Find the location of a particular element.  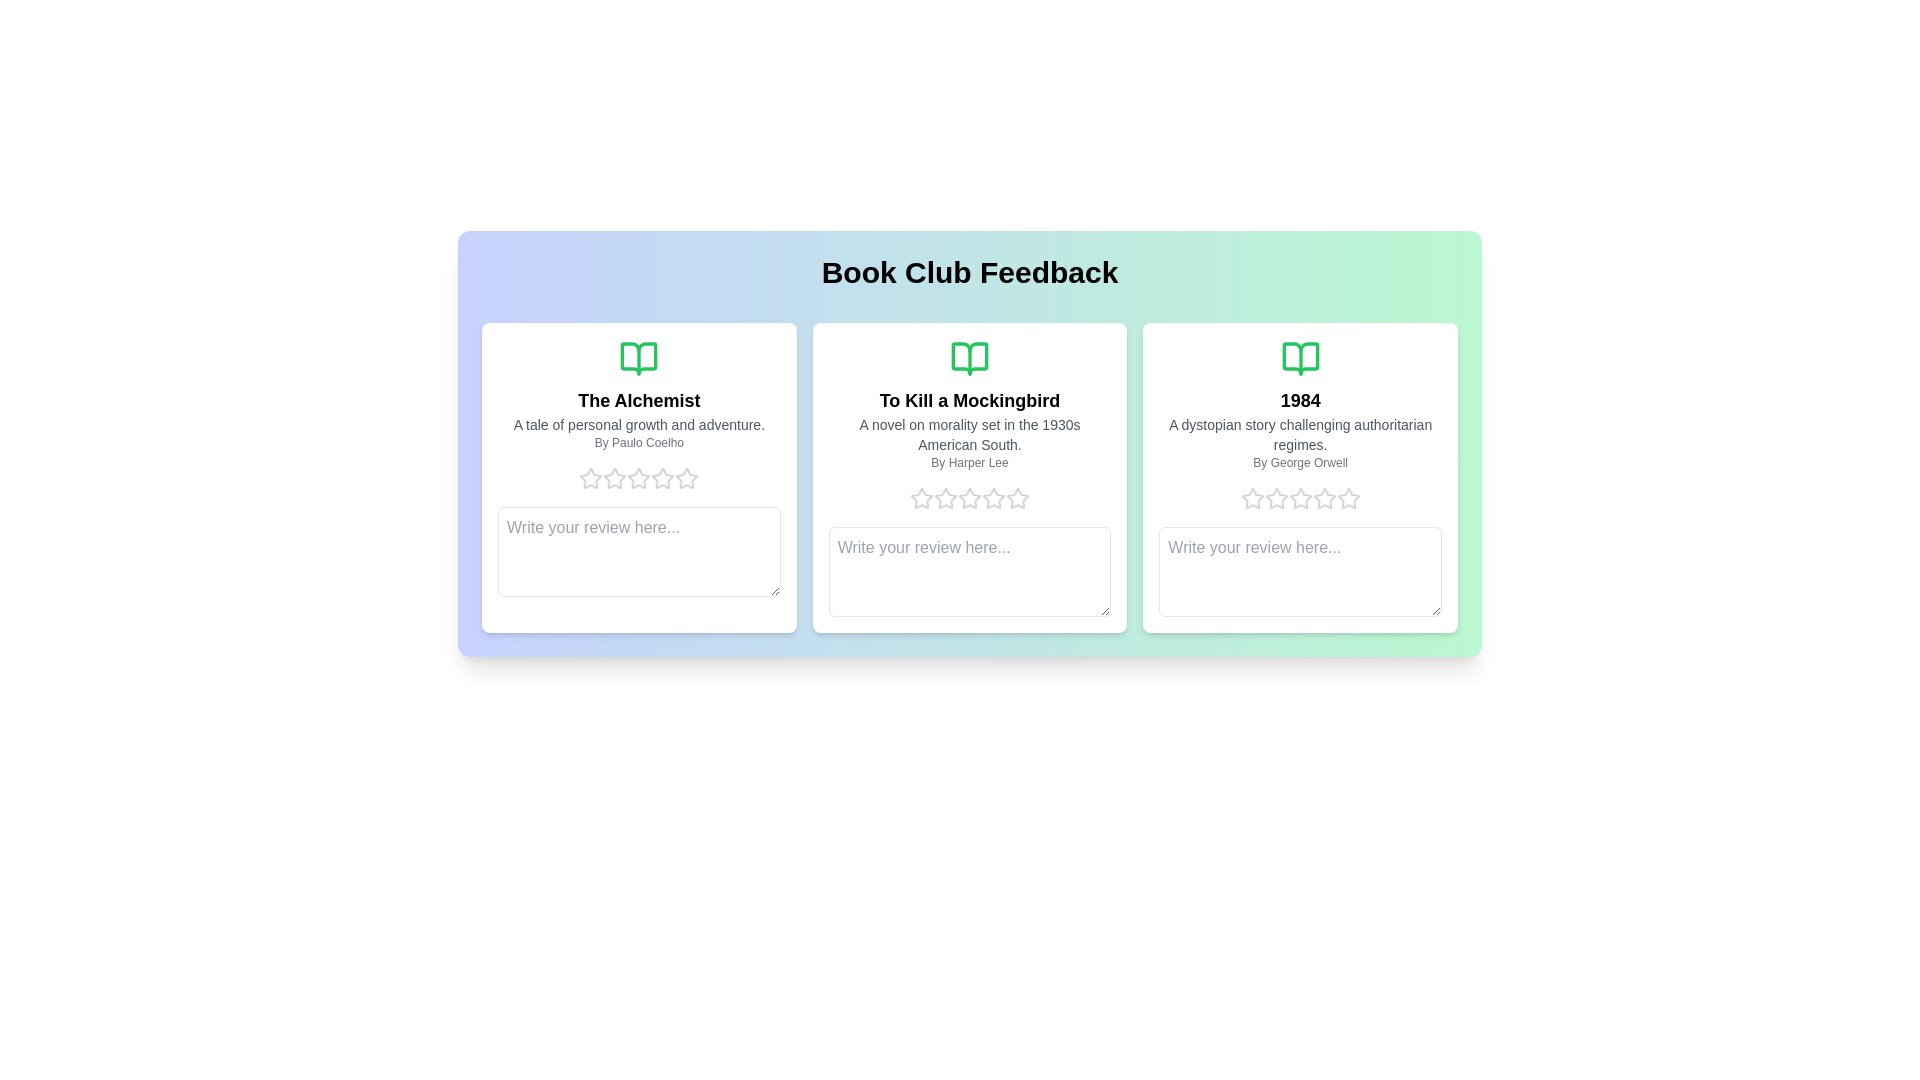

the third rating star is located at coordinates (638, 478).